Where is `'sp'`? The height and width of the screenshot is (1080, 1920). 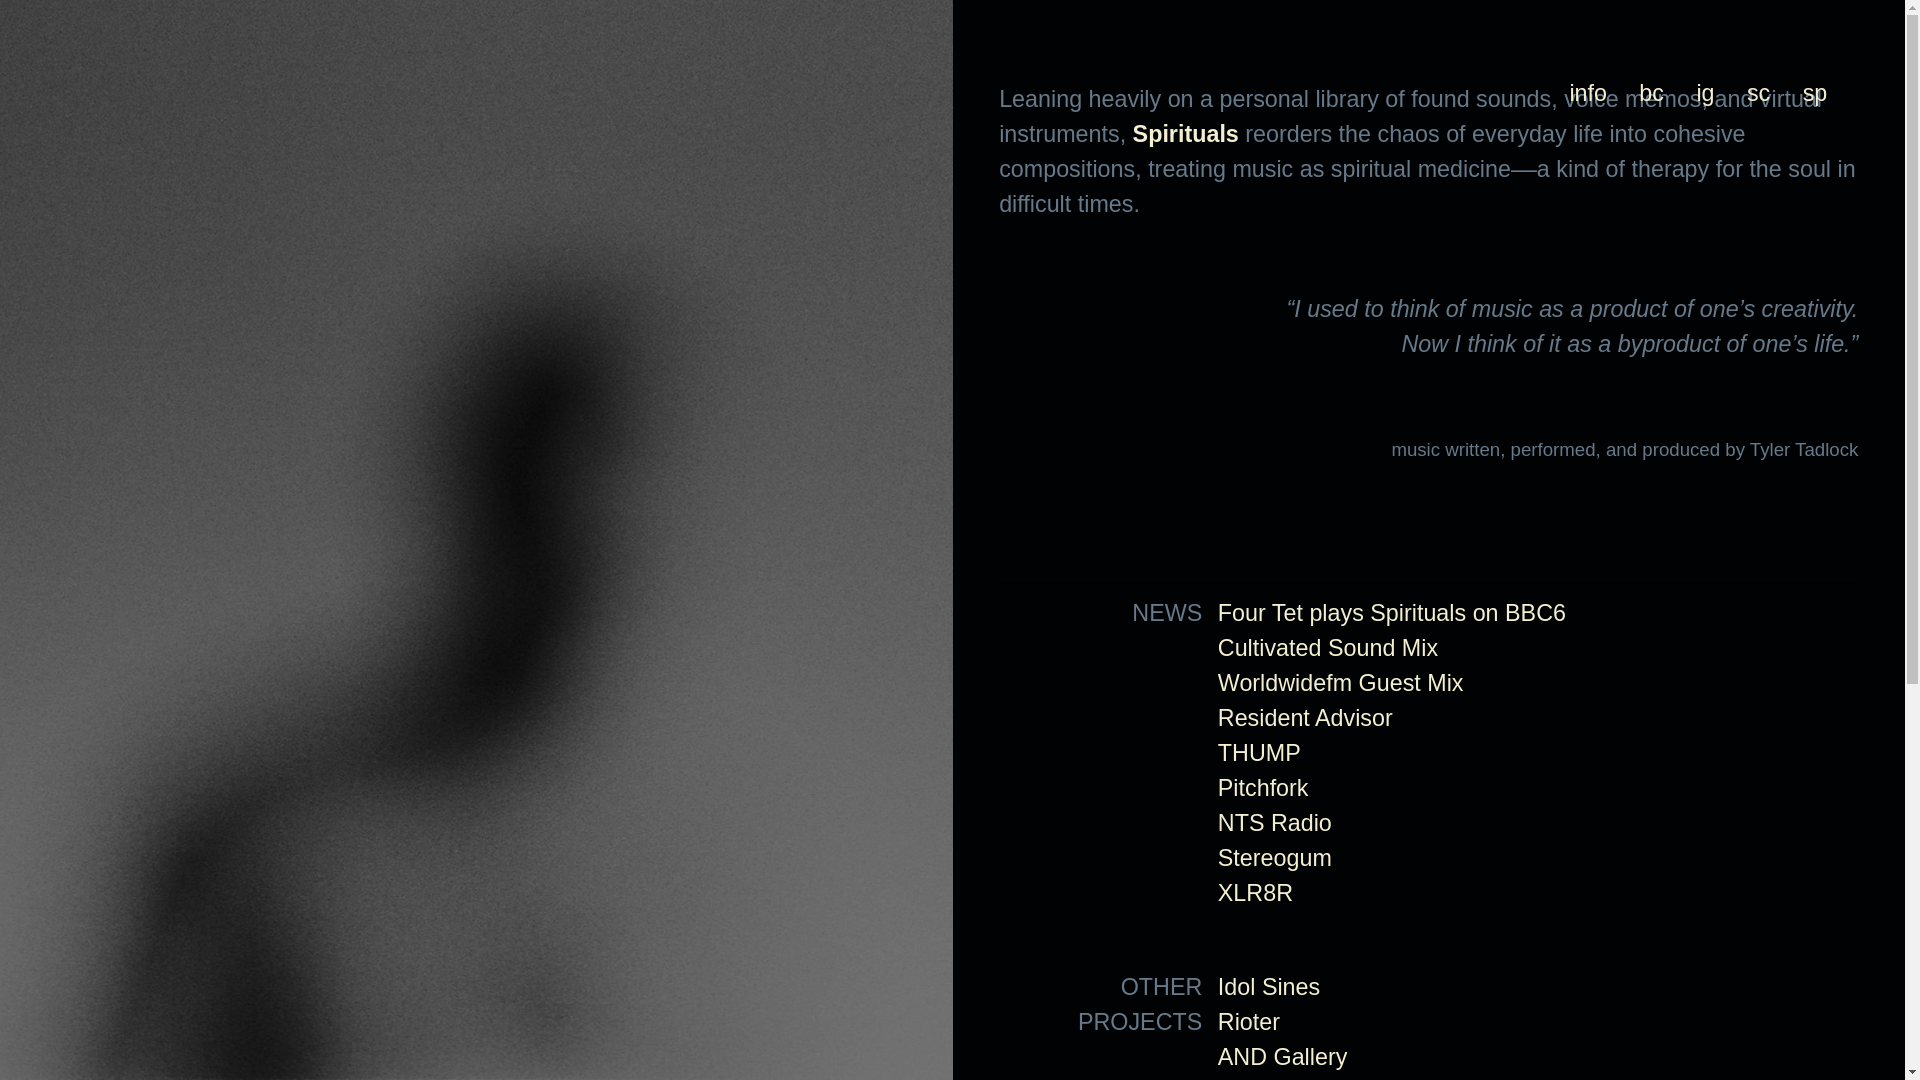
'sp' is located at coordinates (1815, 93).